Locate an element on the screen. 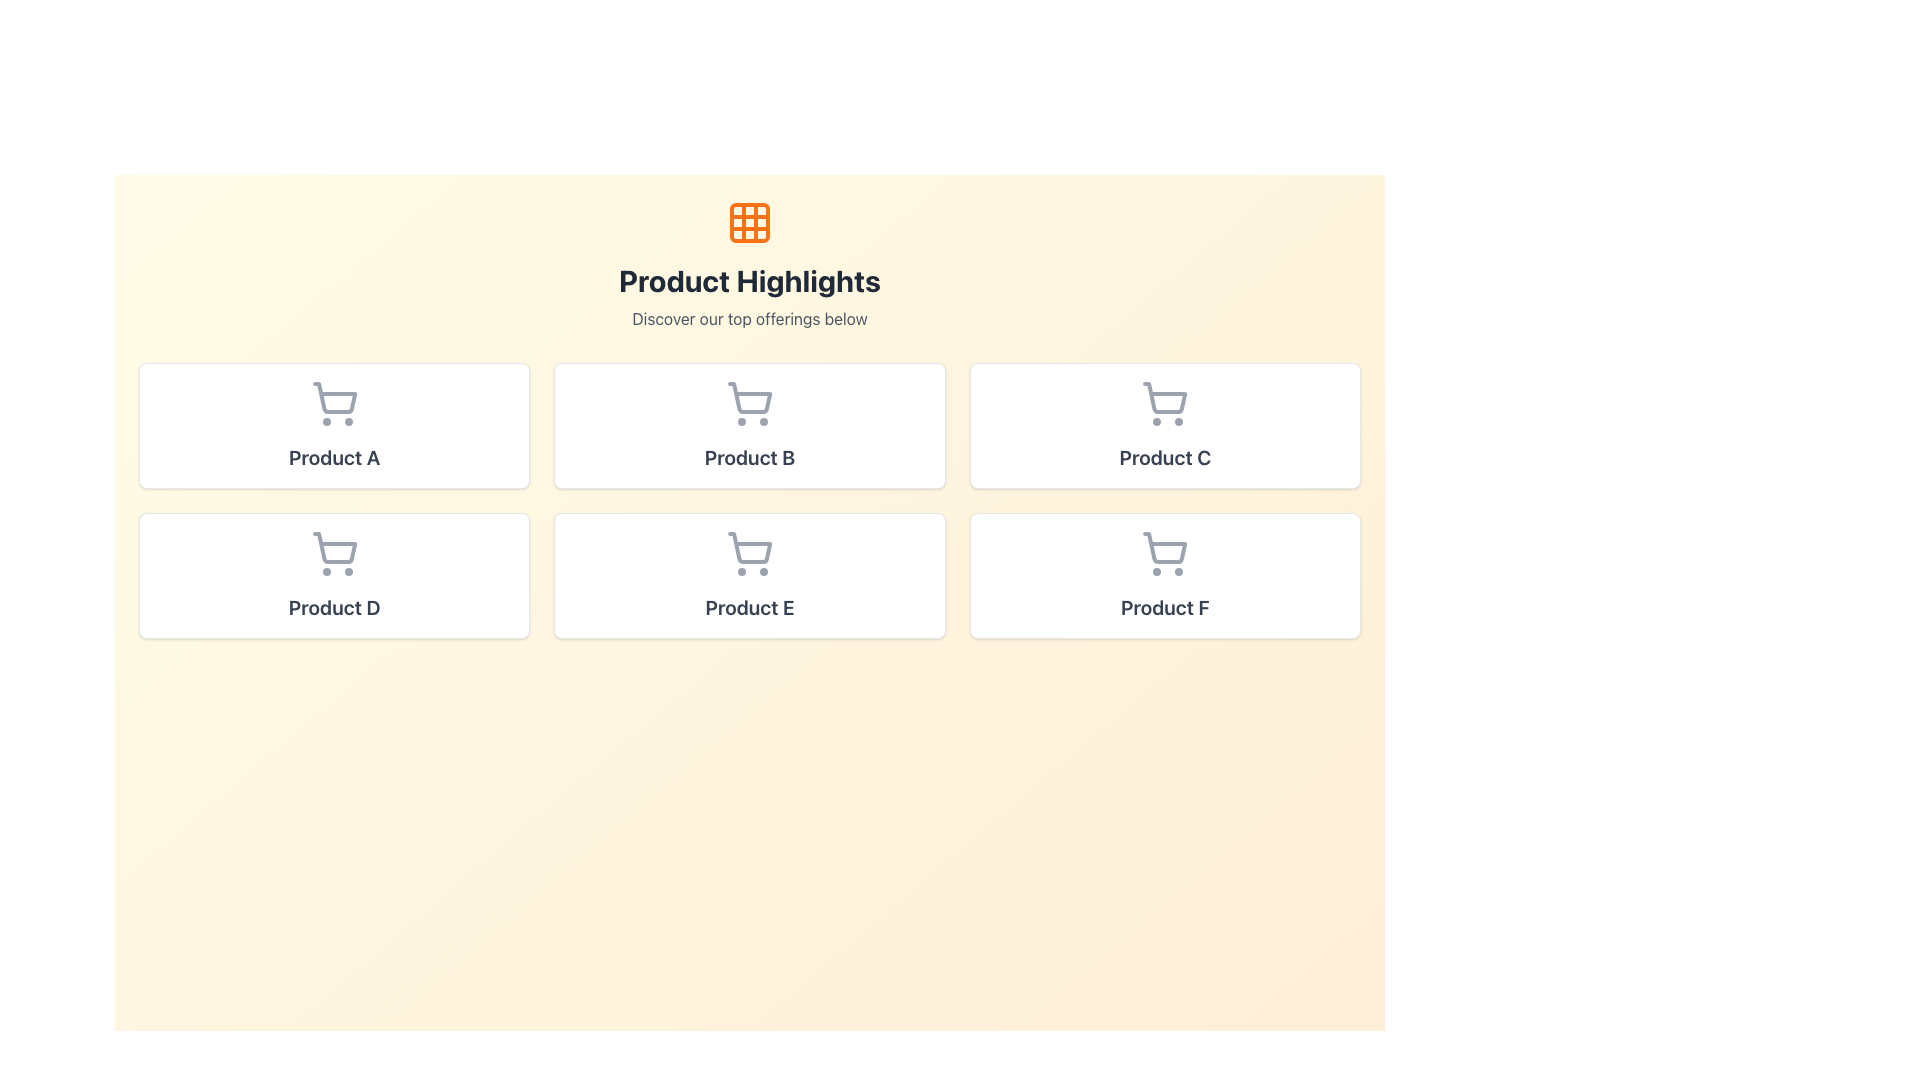  the topmost icon within the card labeled 'Product F', which is located in the bottom-right corner of the grid is located at coordinates (1165, 554).